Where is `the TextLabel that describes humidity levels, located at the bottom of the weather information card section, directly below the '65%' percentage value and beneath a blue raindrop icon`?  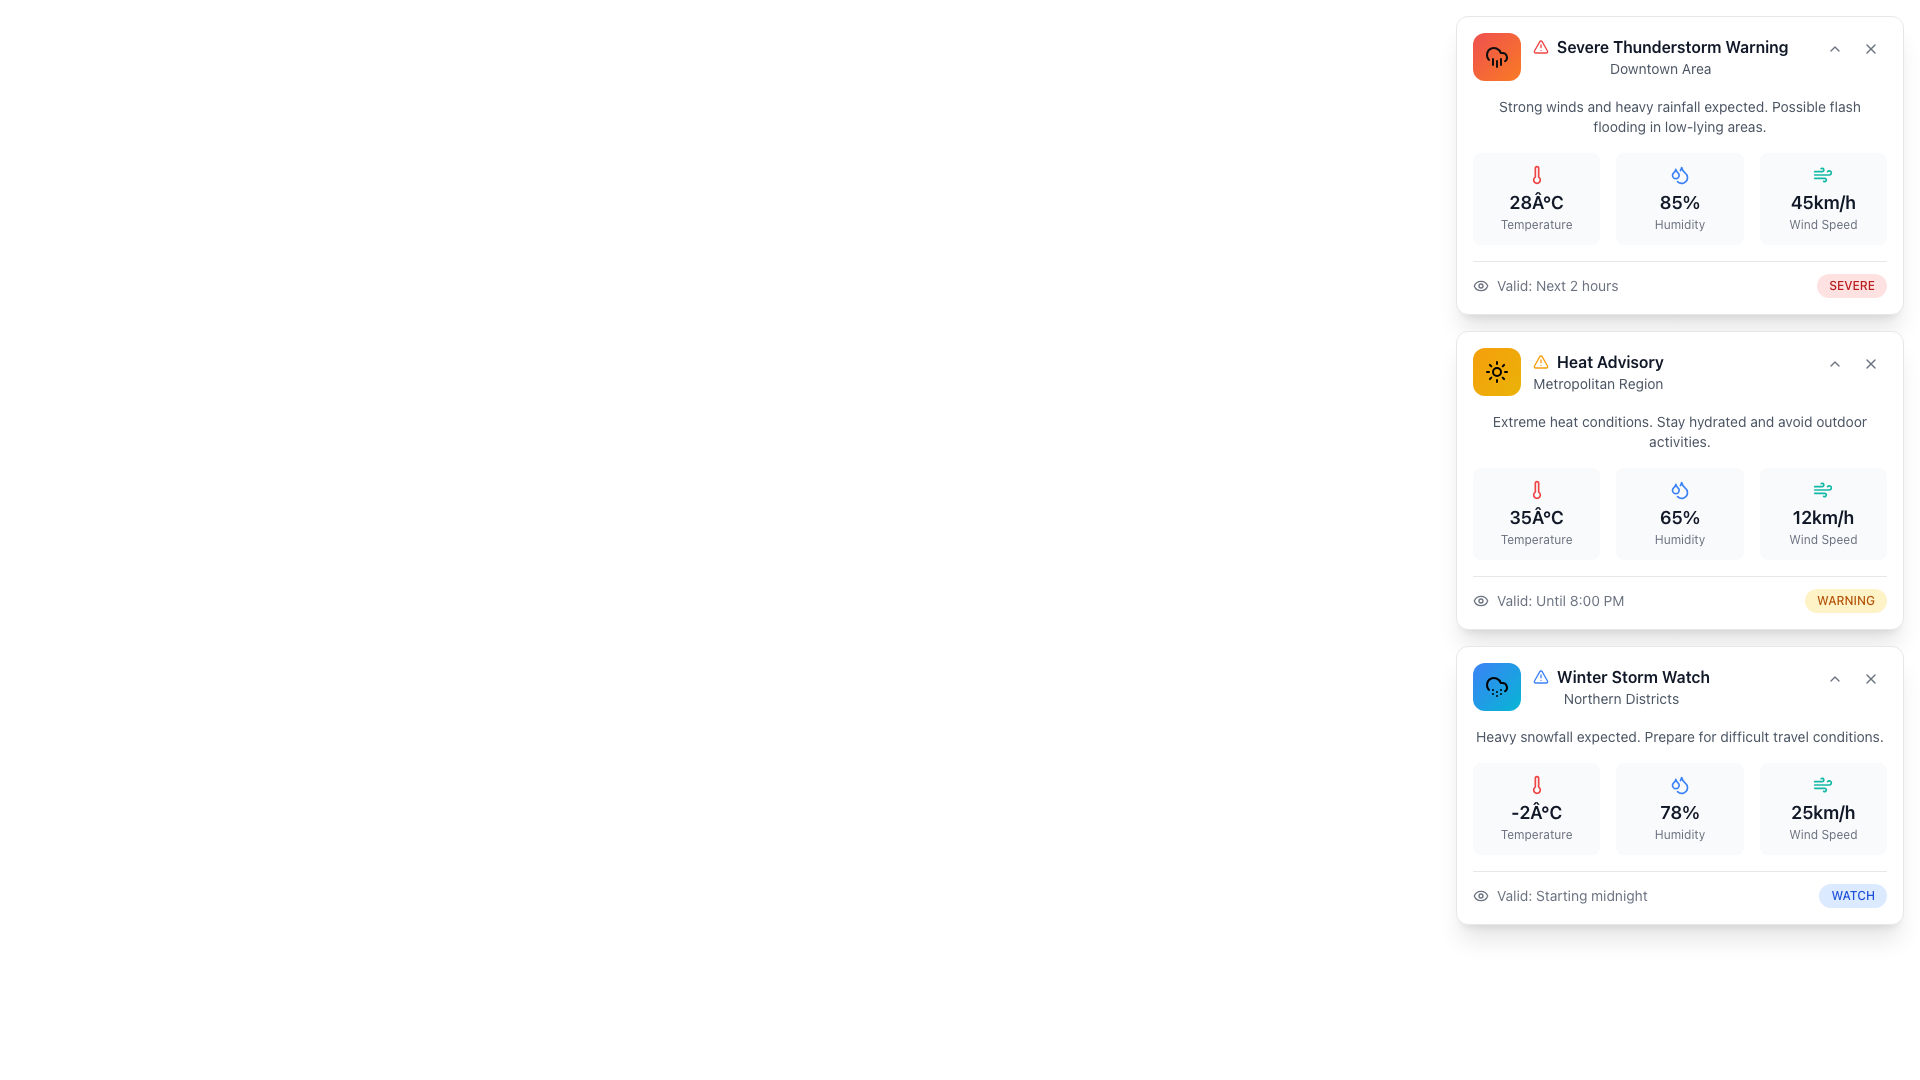
the TextLabel that describes humidity levels, located at the bottom of the weather information card section, directly below the '65%' percentage value and beneath a blue raindrop icon is located at coordinates (1680, 540).